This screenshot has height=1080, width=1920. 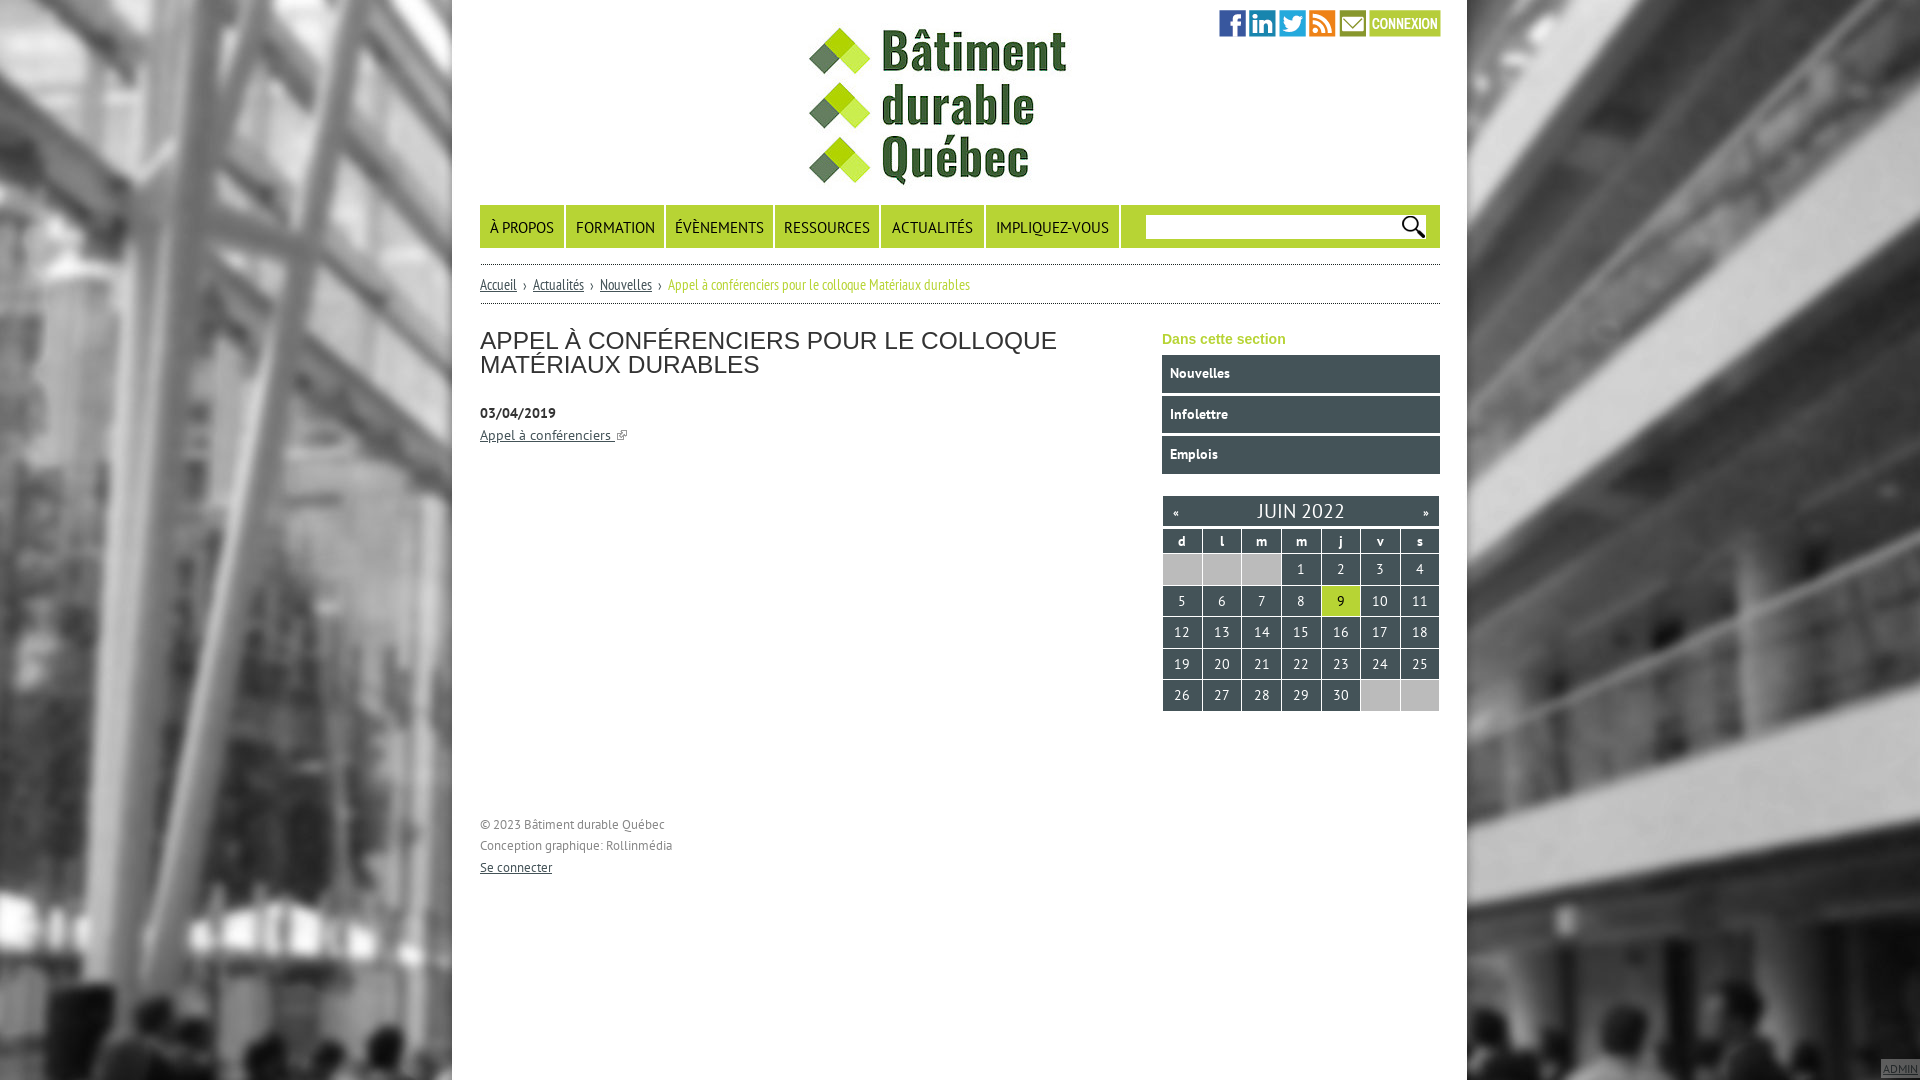 What do you see at coordinates (498, 284) in the screenshot?
I see `'Accueil'` at bounding box center [498, 284].